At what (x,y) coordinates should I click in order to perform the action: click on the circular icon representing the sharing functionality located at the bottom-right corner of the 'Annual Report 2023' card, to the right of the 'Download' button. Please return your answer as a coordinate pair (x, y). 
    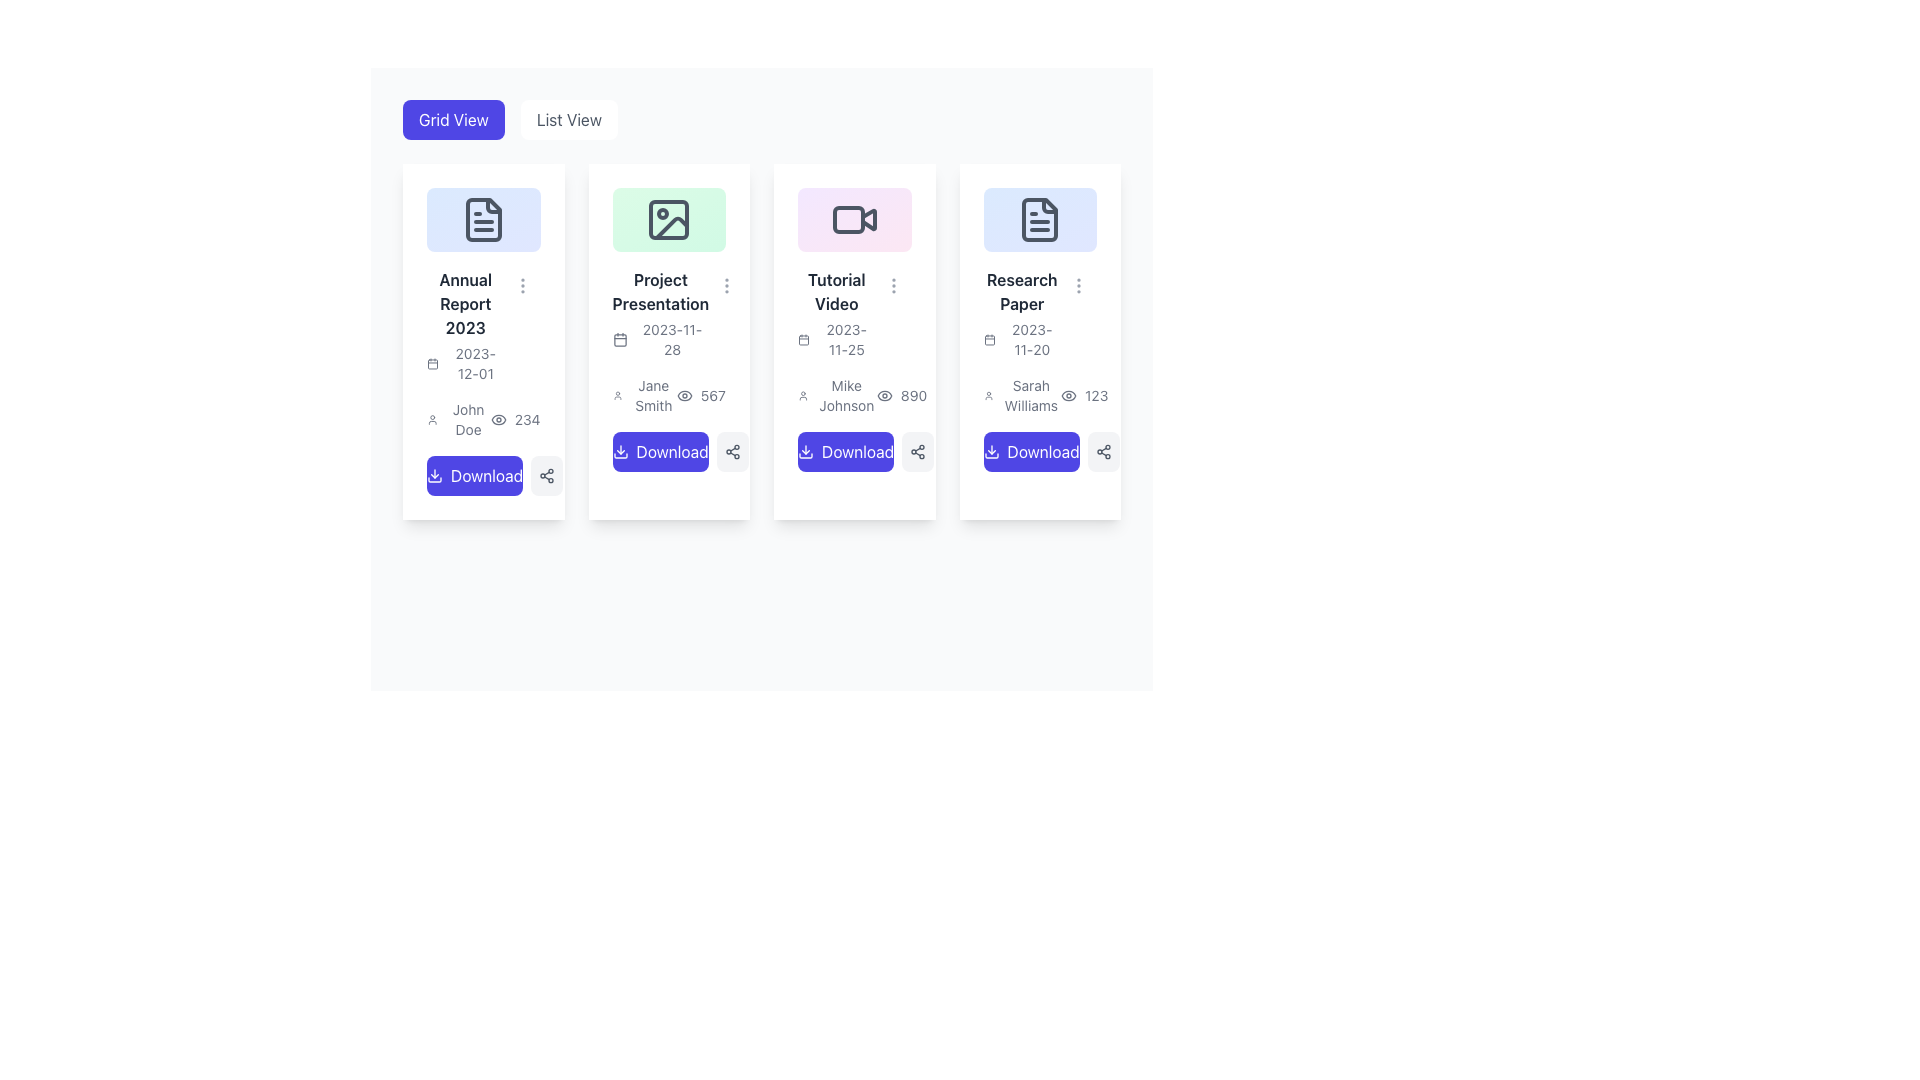
    Looking at the image, I should click on (731, 451).